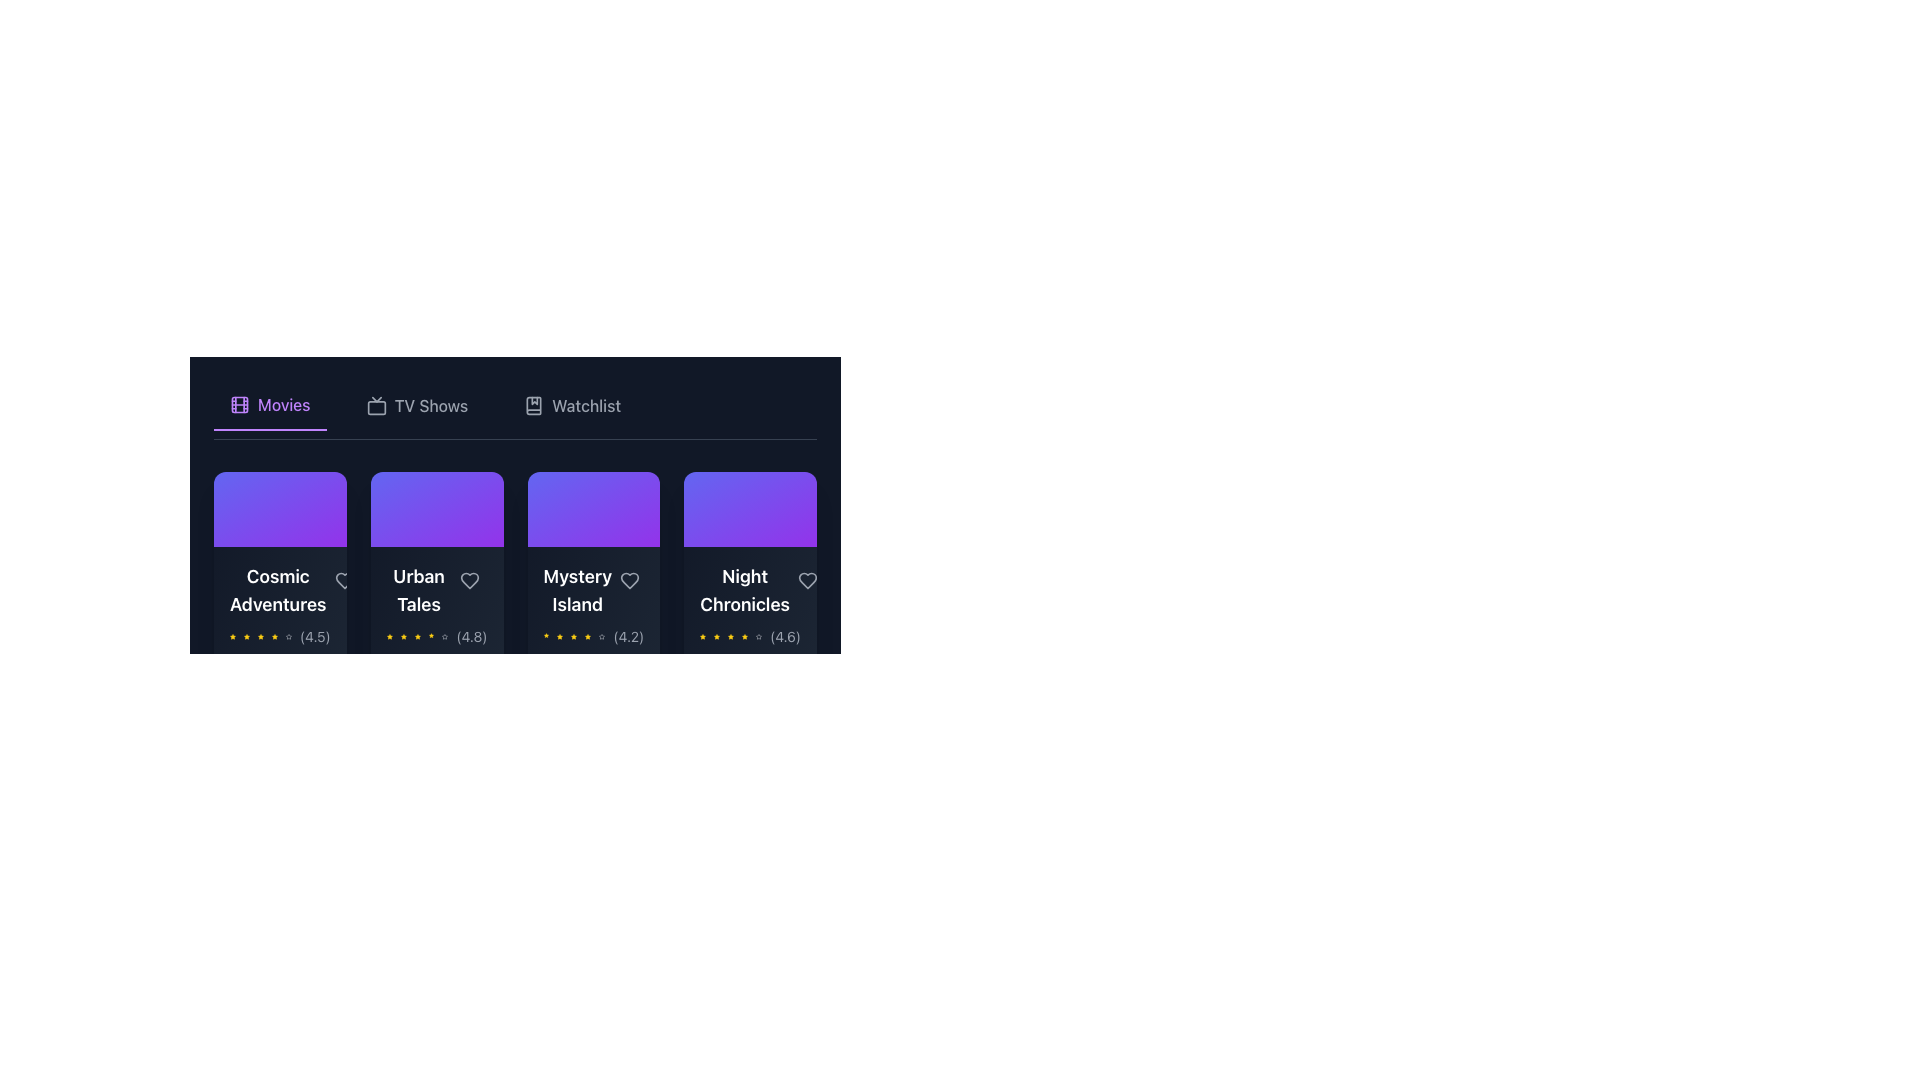  What do you see at coordinates (344, 580) in the screenshot?
I see `the heart-shaped SVG icon button located at the bottom right area of the 'Cosmic Adventures' movie card` at bounding box center [344, 580].